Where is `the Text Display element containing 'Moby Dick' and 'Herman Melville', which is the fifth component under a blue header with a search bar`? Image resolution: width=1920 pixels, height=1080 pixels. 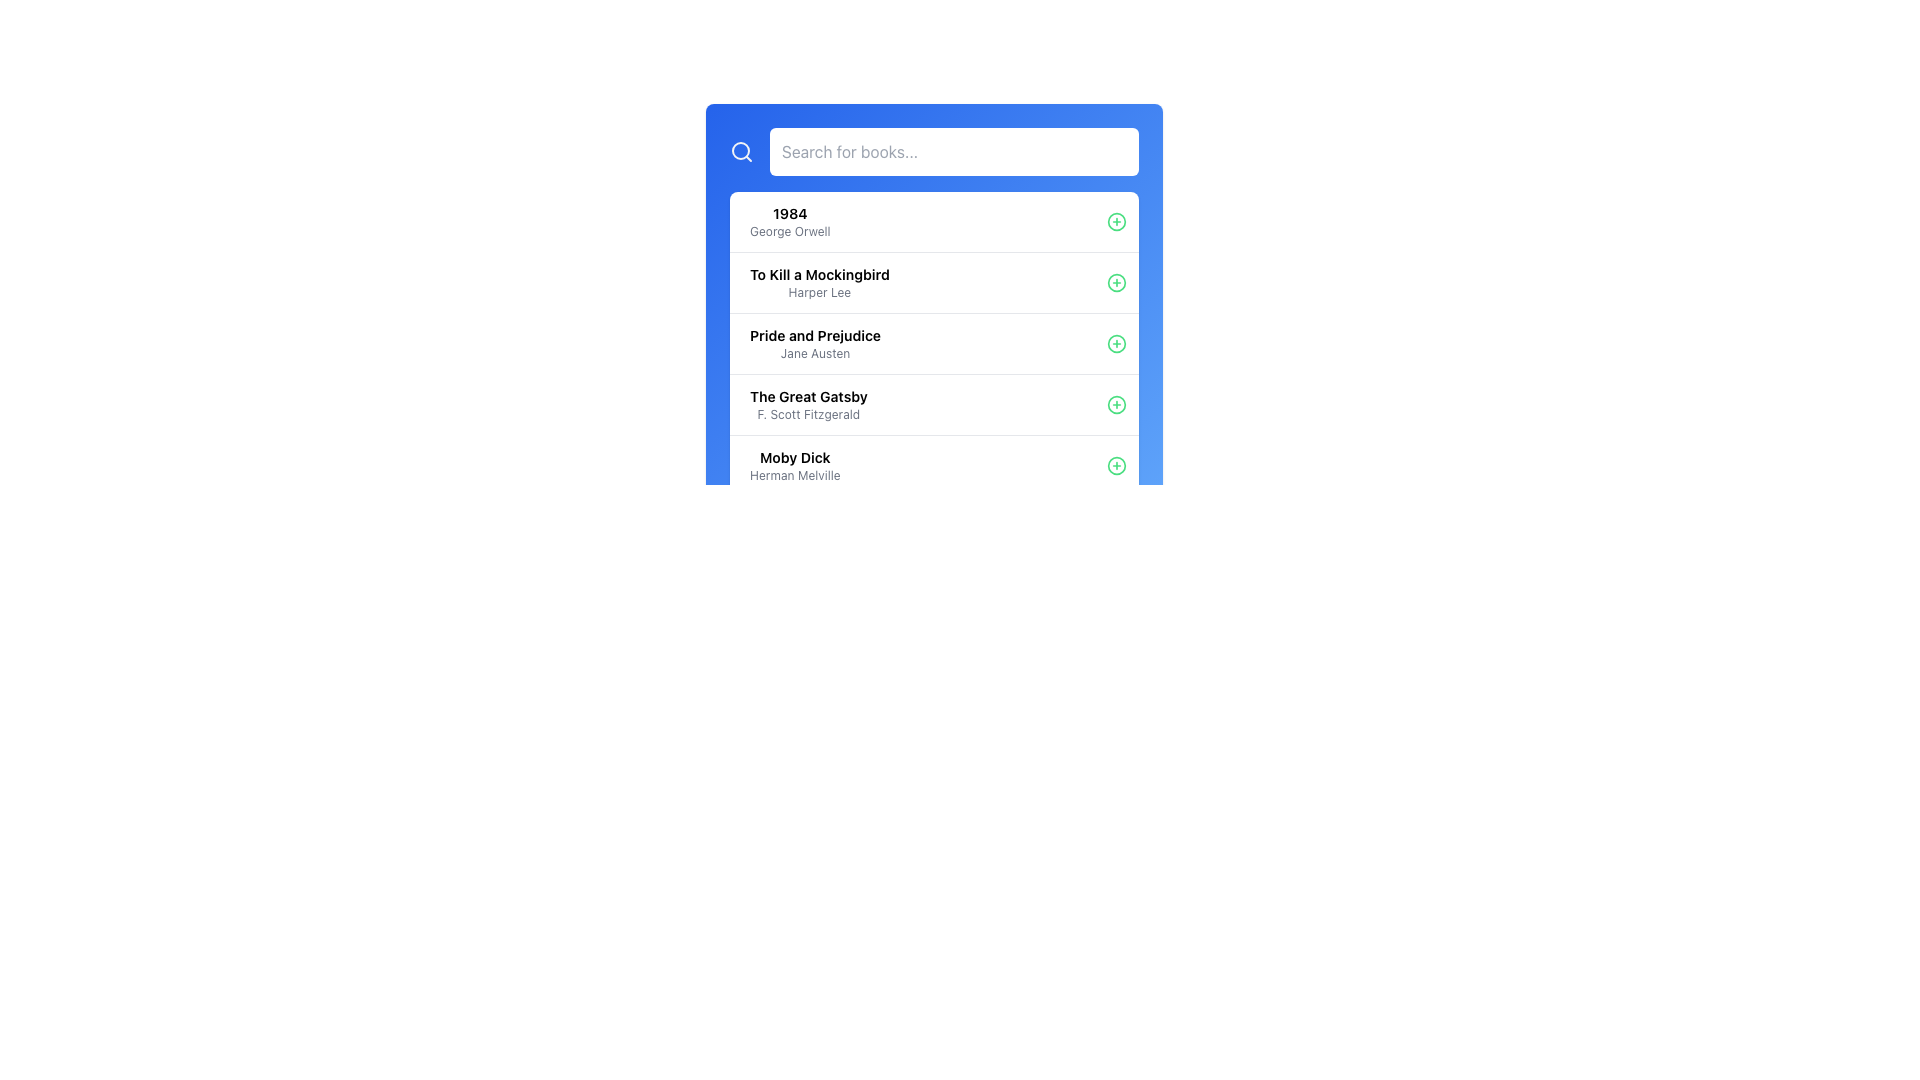 the Text Display element containing 'Moby Dick' and 'Herman Melville', which is the fifth component under a blue header with a search bar is located at coordinates (794, 466).